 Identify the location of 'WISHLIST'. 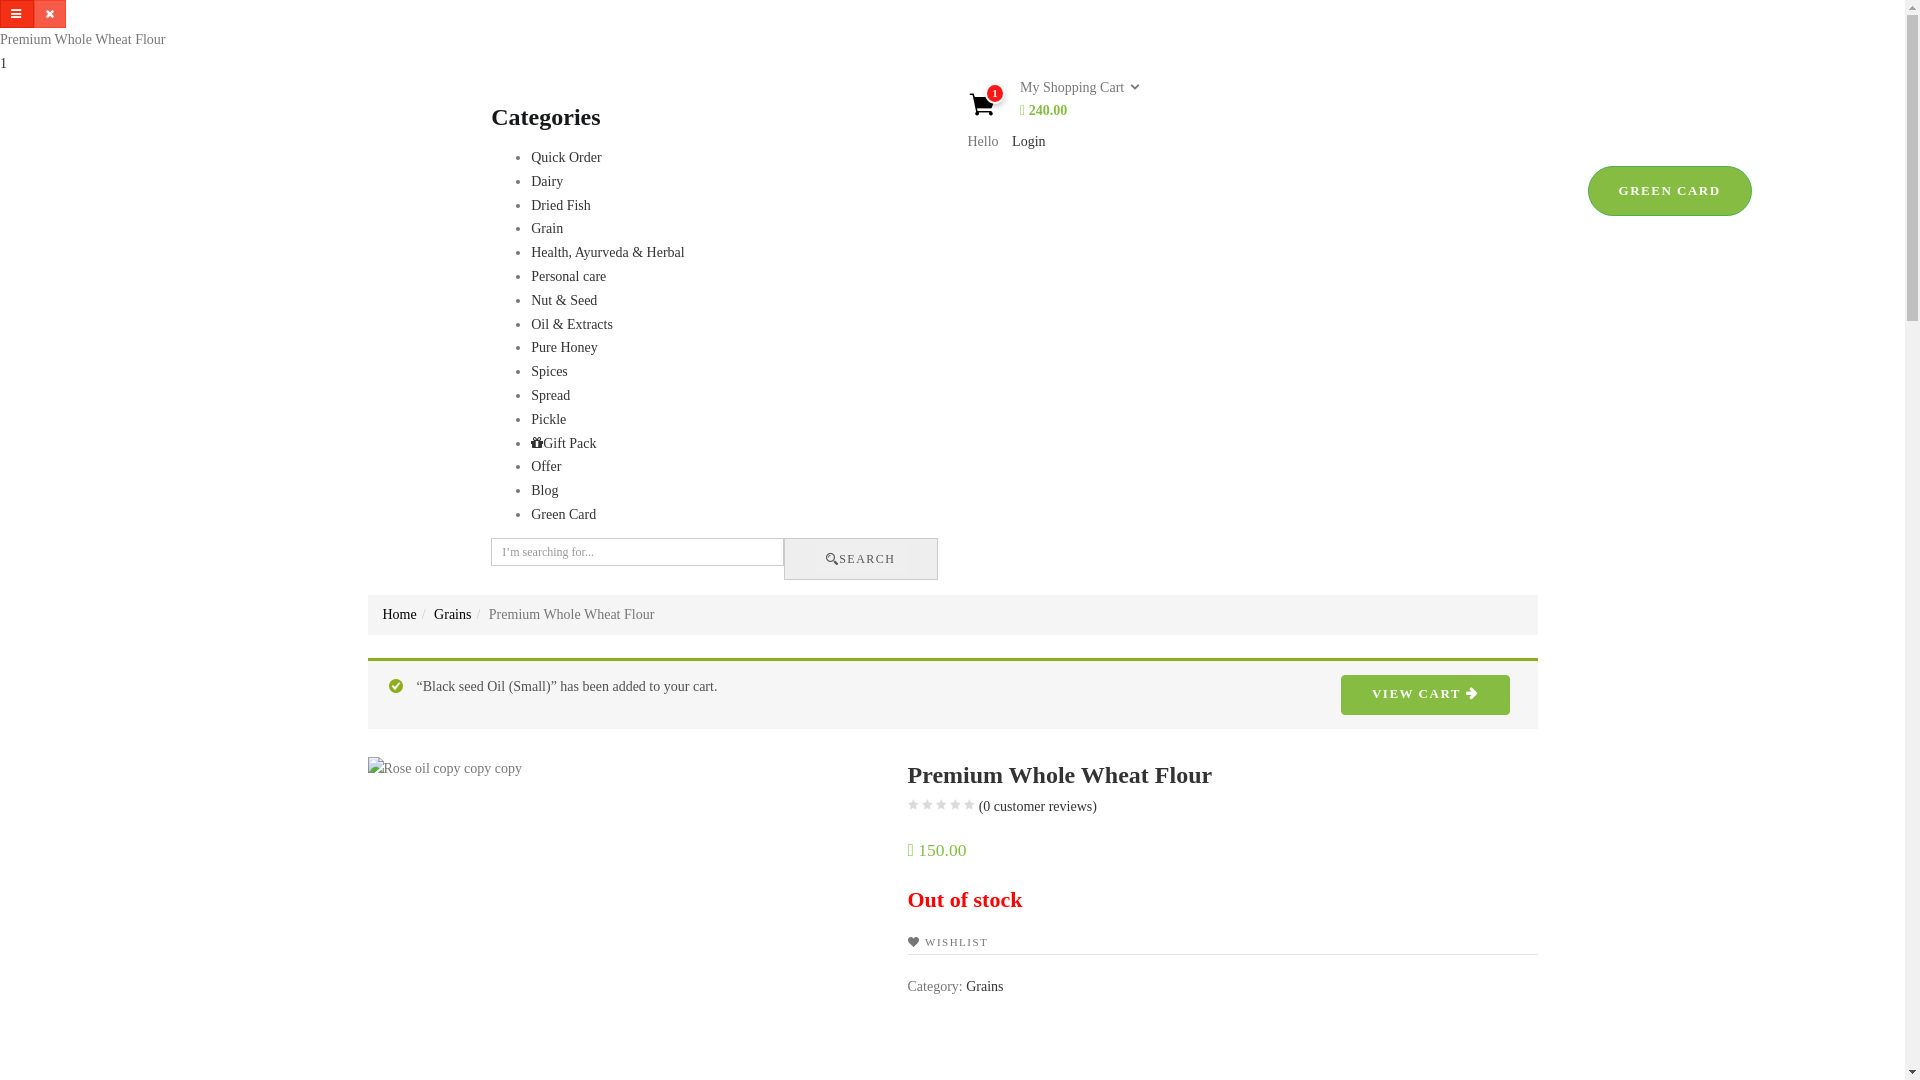
(947, 941).